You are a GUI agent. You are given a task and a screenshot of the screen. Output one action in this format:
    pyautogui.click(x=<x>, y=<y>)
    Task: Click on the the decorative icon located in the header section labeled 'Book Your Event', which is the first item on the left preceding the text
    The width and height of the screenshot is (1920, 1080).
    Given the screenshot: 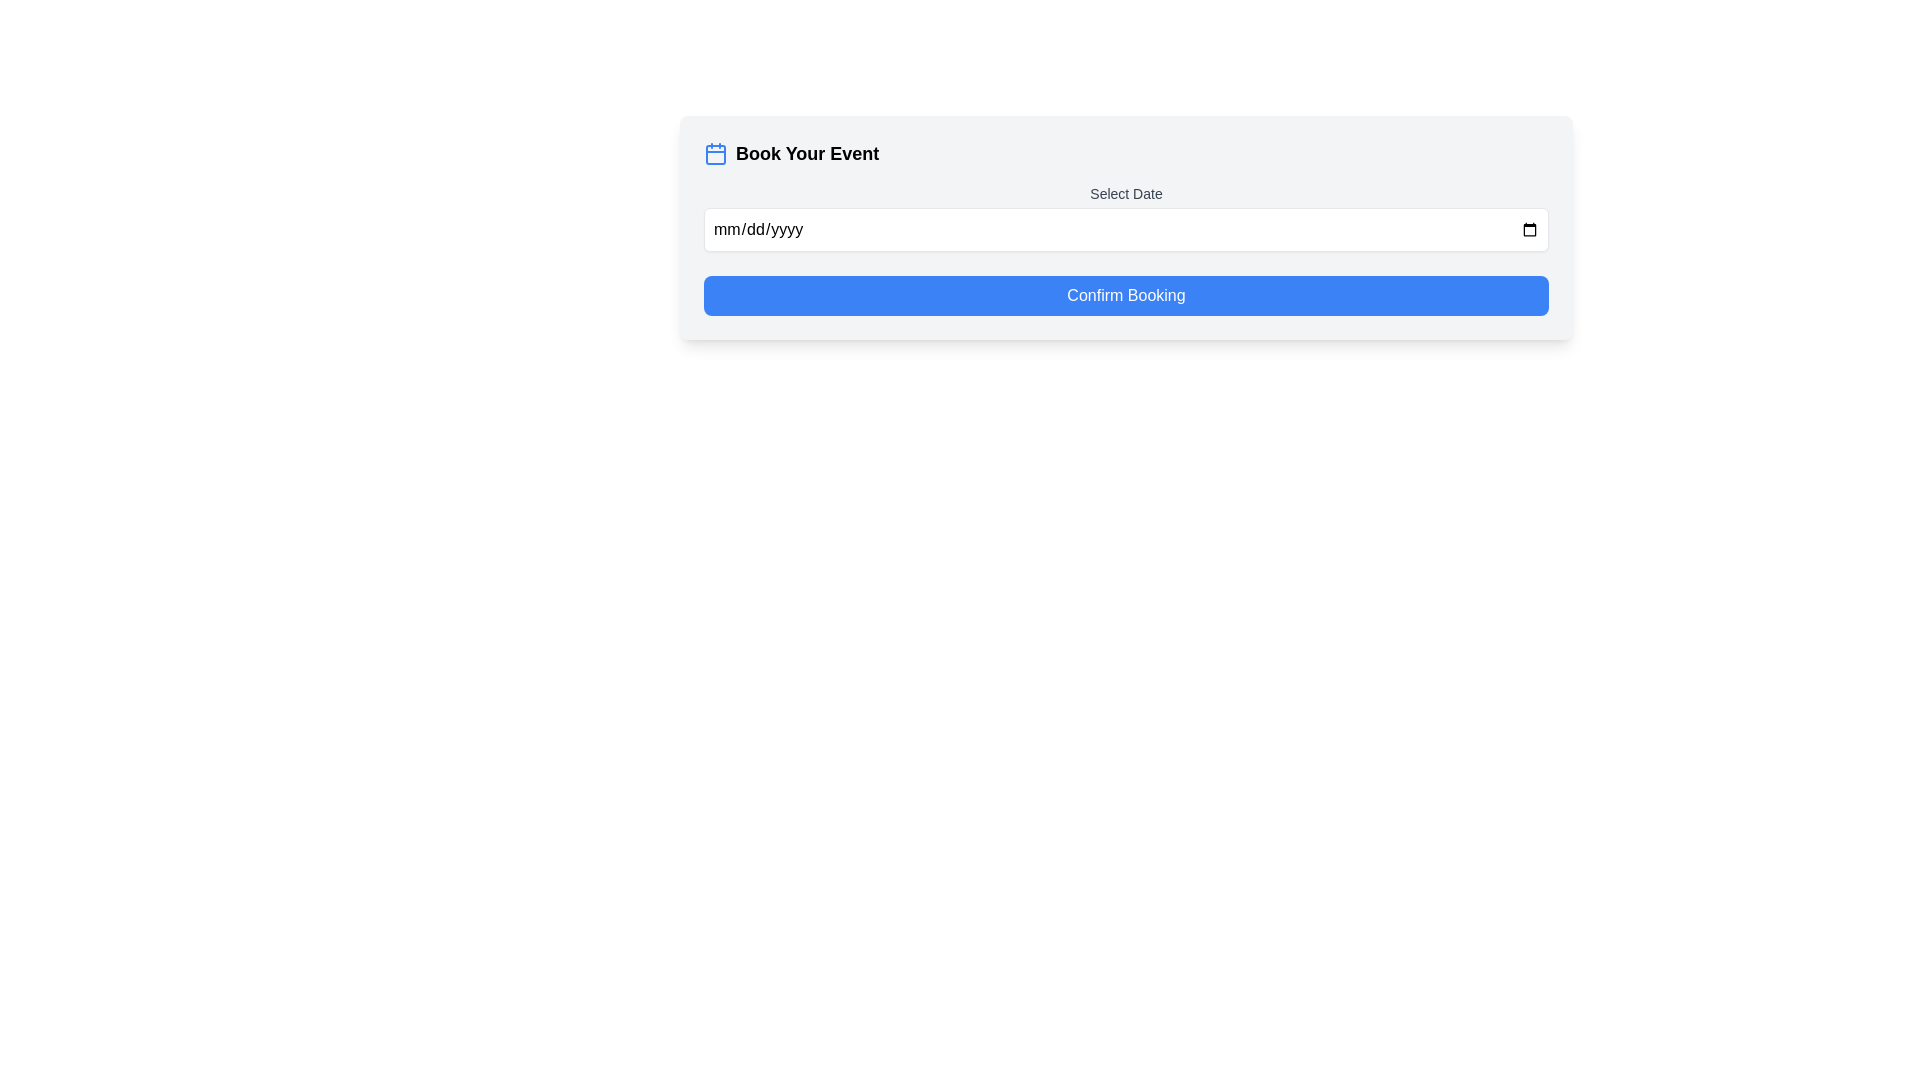 What is the action you would take?
    pyautogui.click(x=715, y=153)
    